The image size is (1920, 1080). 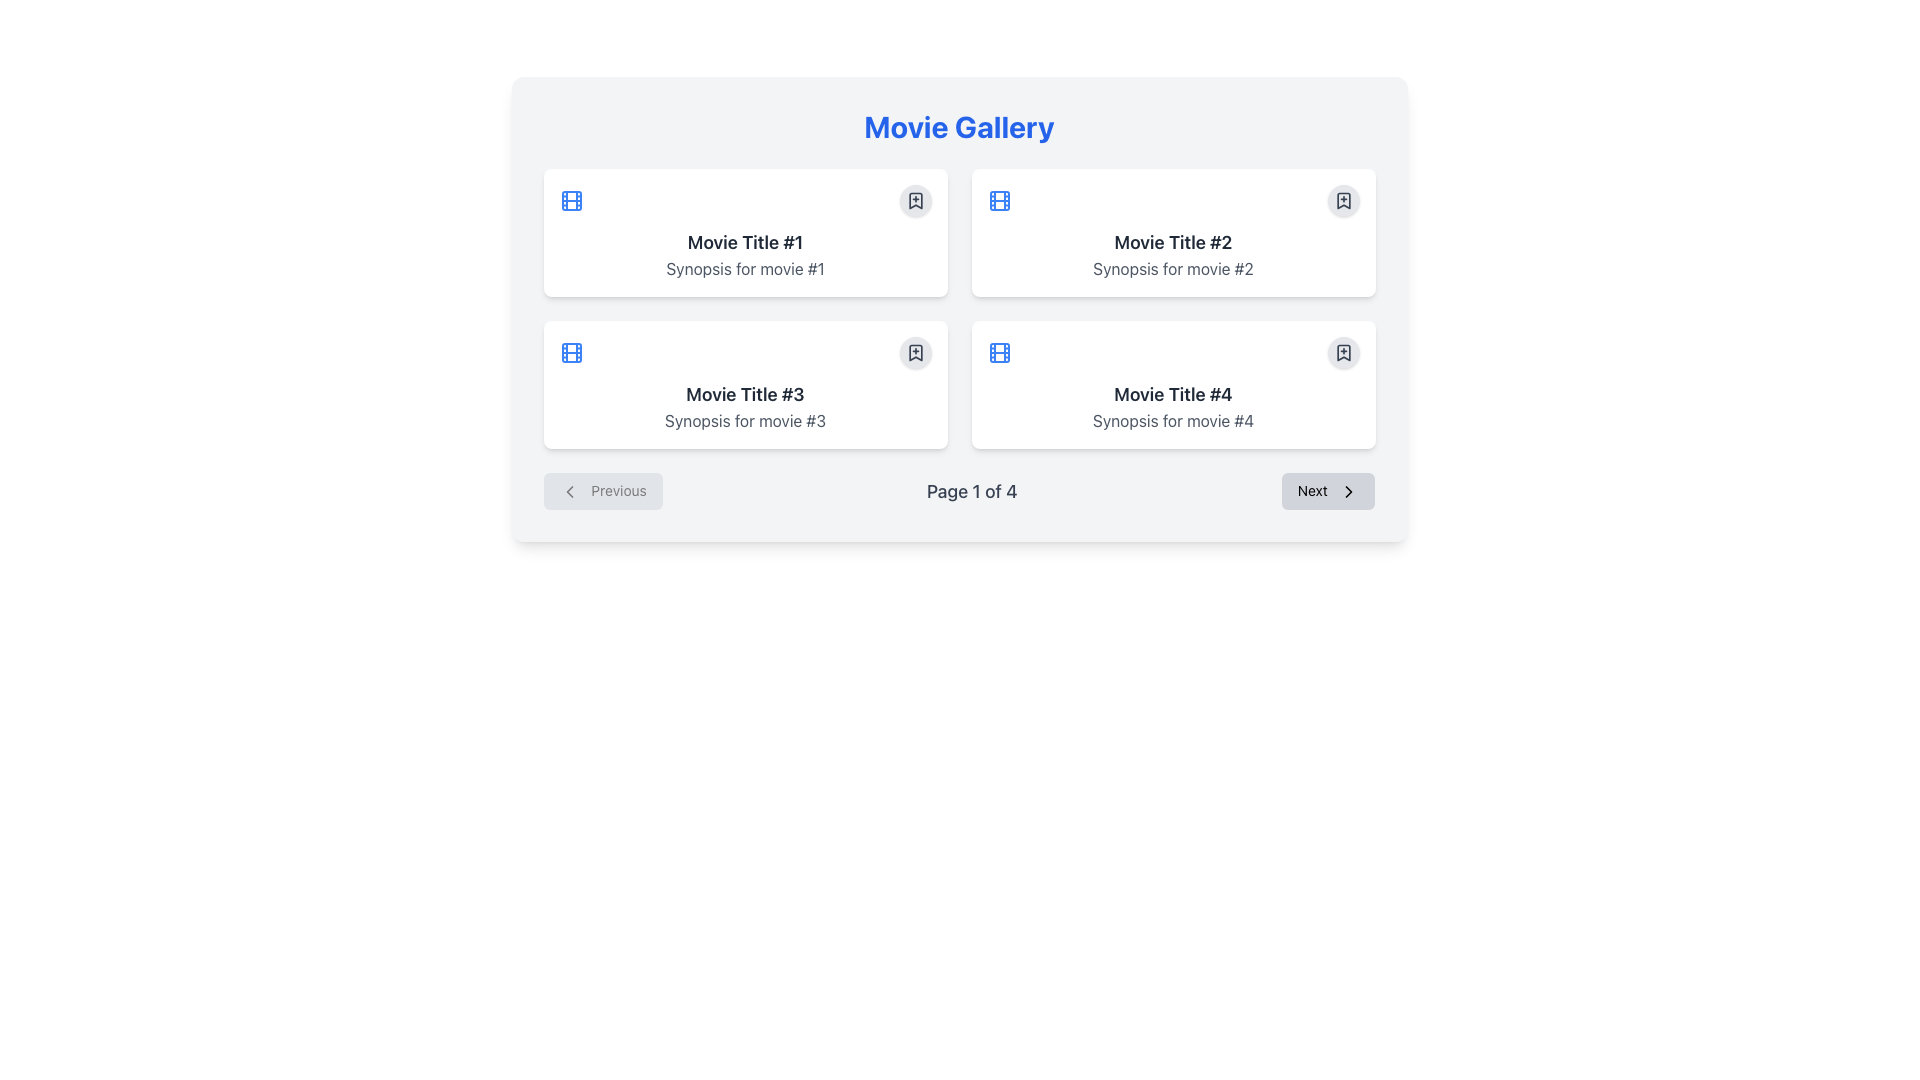 What do you see at coordinates (570, 352) in the screenshot?
I see `the film reel icon with a blue outline located at the top-left corner of the third content card in the Movie Gallery interface` at bounding box center [570, 352].